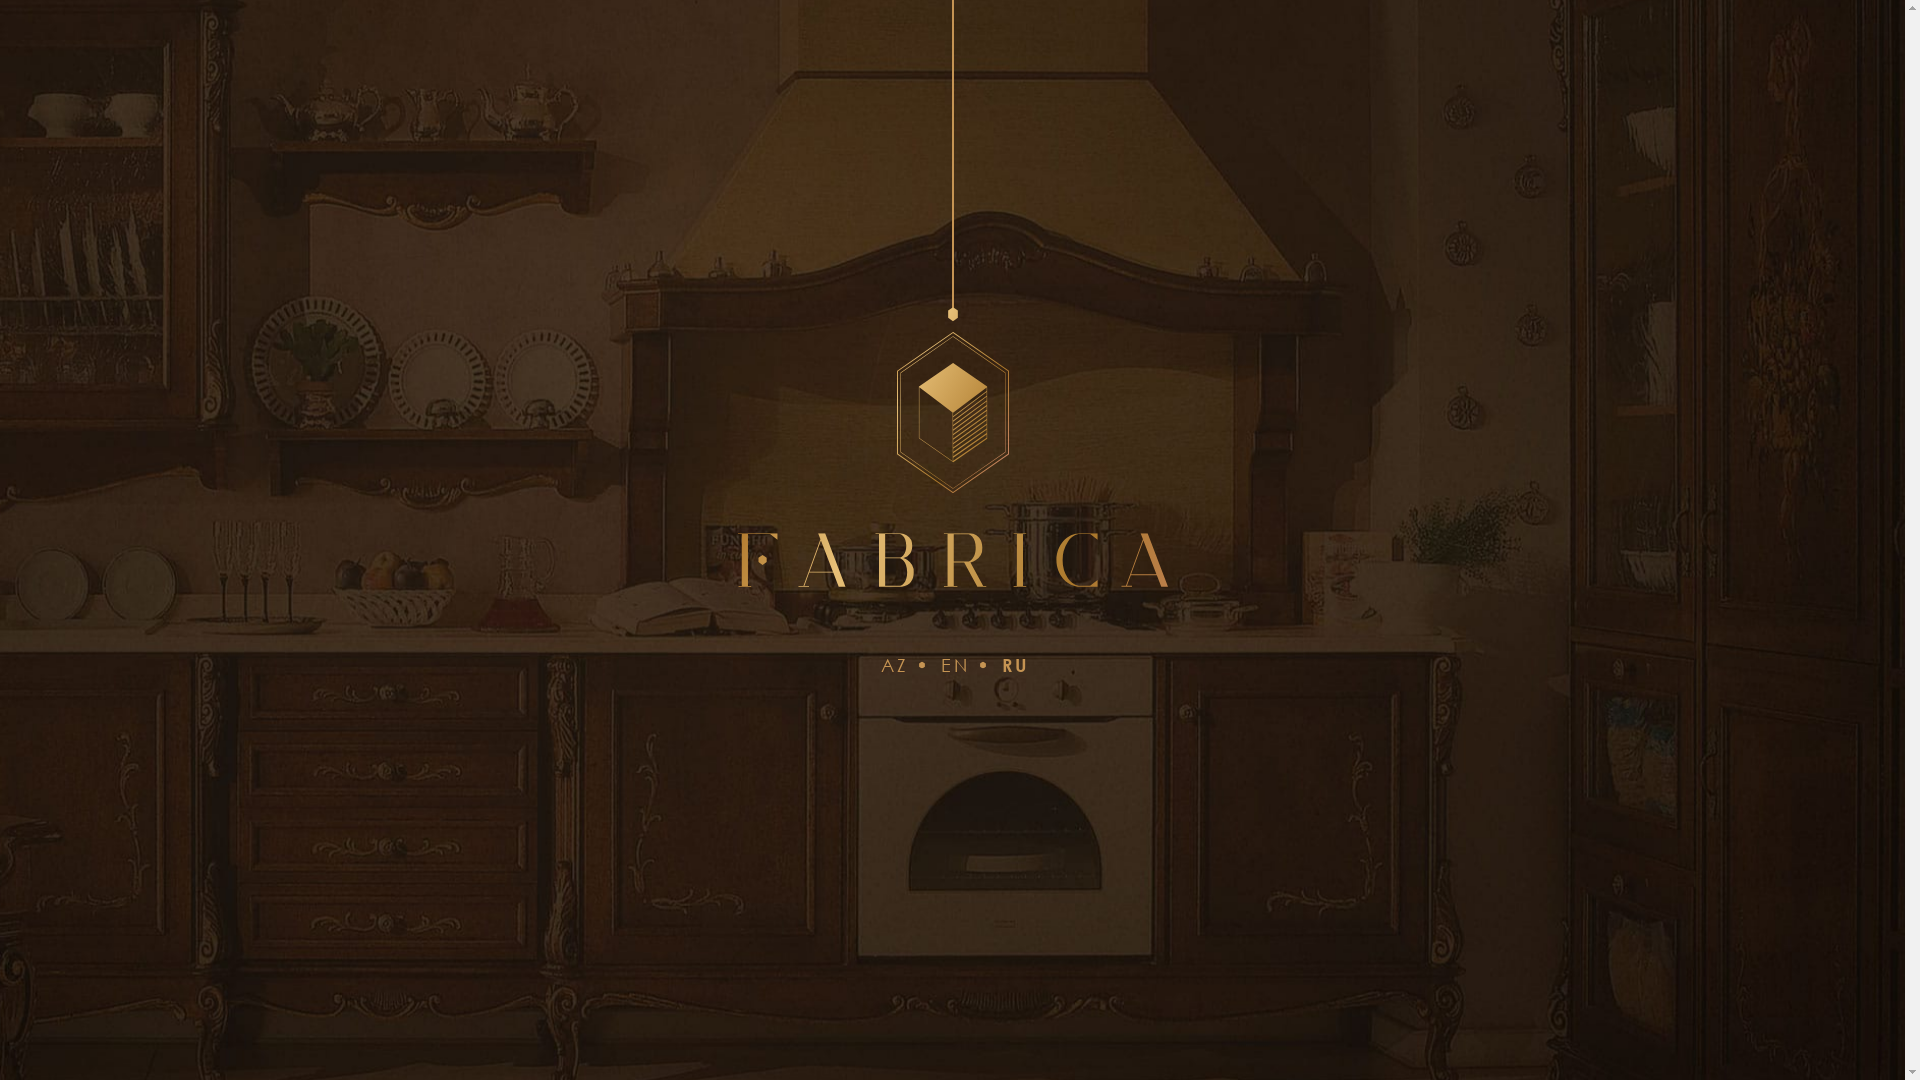 Image resolution: width=1920 pixels, height=1080 pixels. What do you see at coordinates (1002, 664) in the screenshot?
I see `'RU'` at bounding box center [1002, 664].